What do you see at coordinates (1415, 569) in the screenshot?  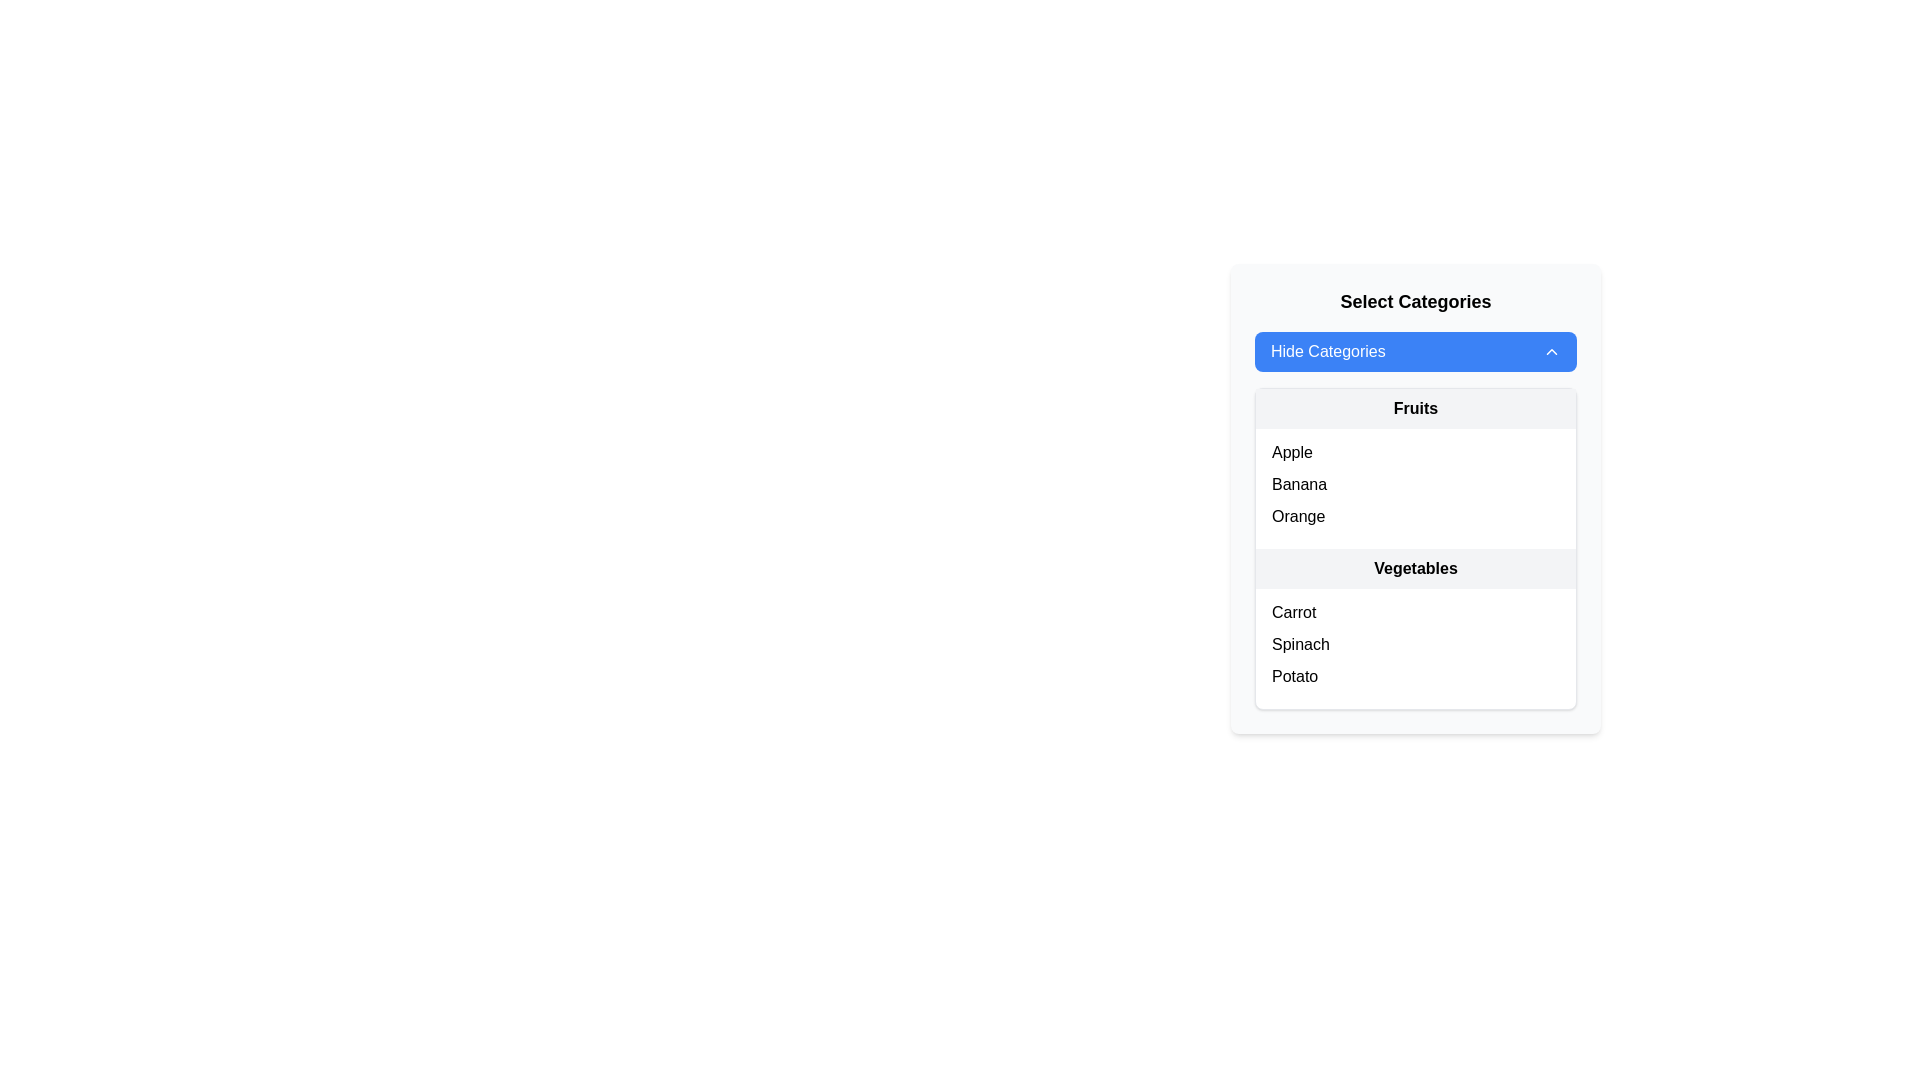 I see `the Header Label for the 'Vegetables' category, which is positioned at the top of the items including 'Carrot', 'Spinach', and 'Potato'` at bounding box center [1415, 569].